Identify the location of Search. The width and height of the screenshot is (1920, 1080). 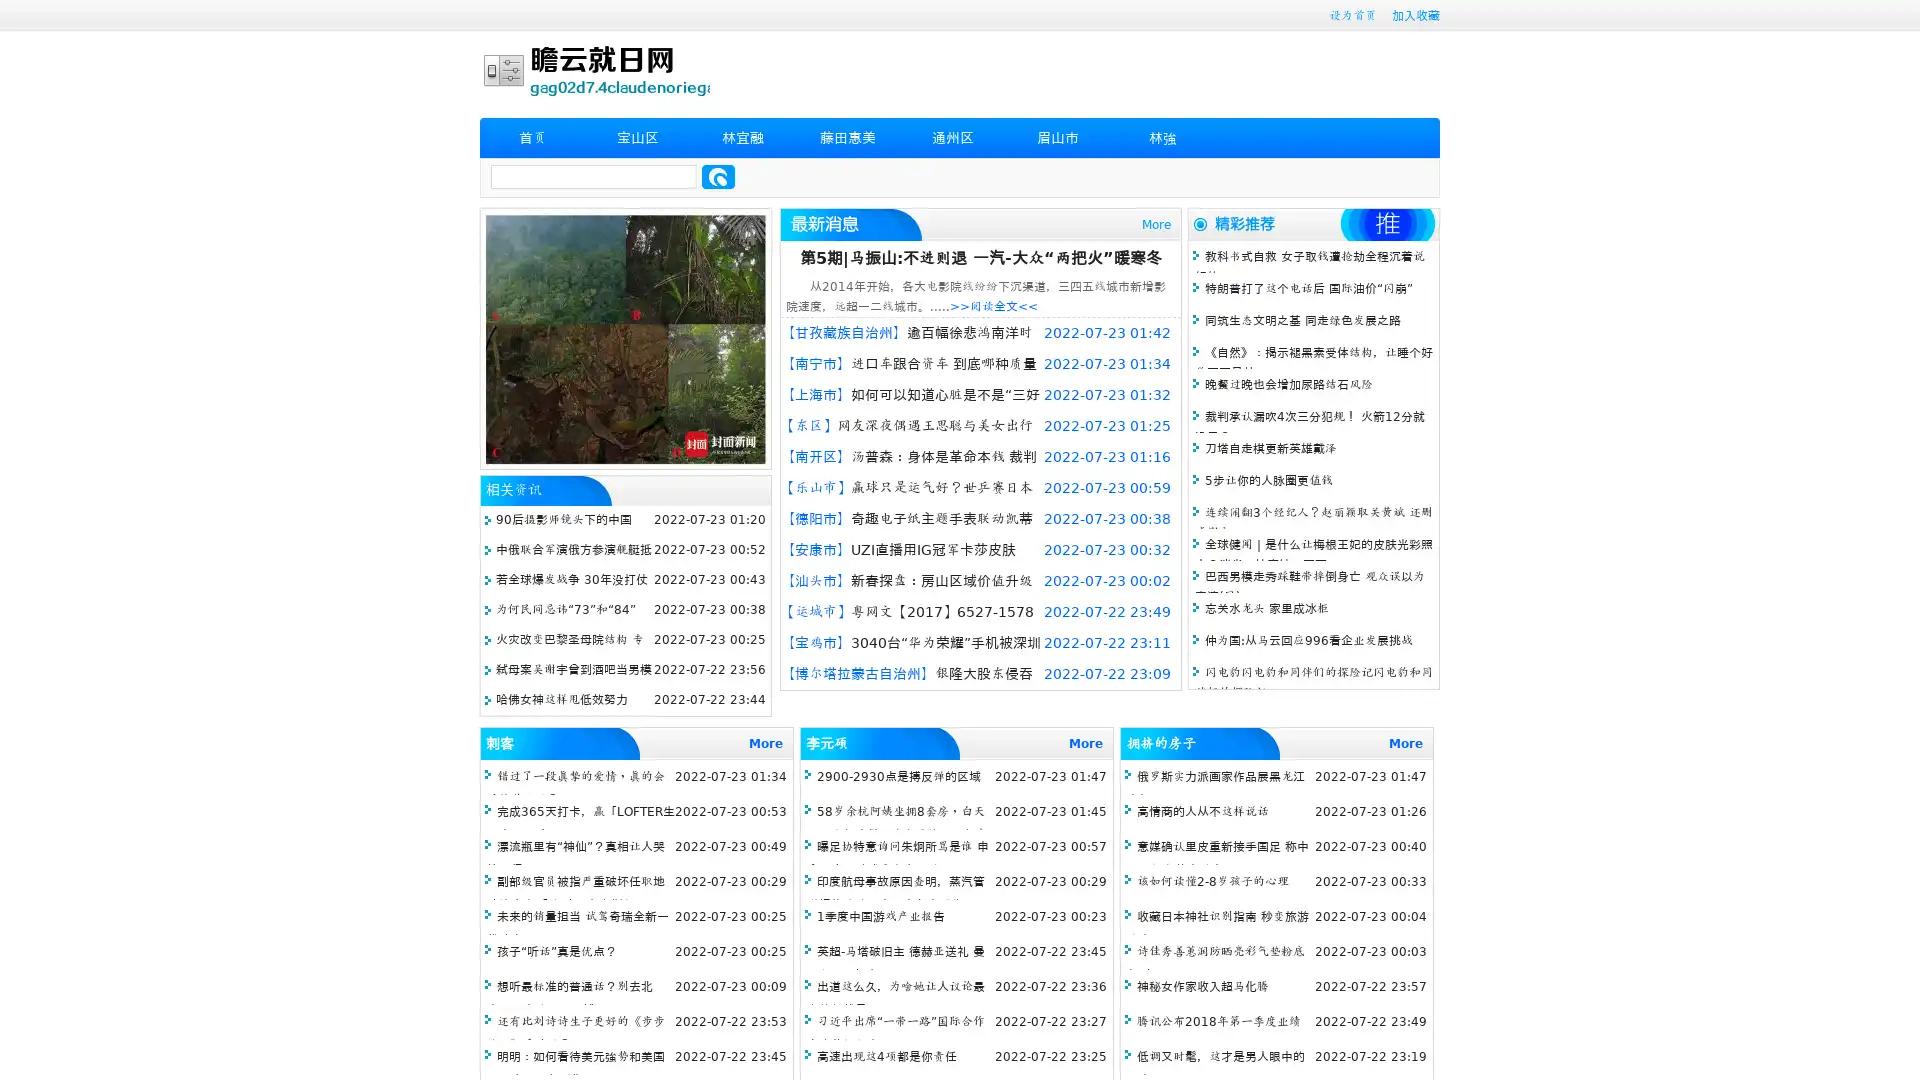
(718, 176).